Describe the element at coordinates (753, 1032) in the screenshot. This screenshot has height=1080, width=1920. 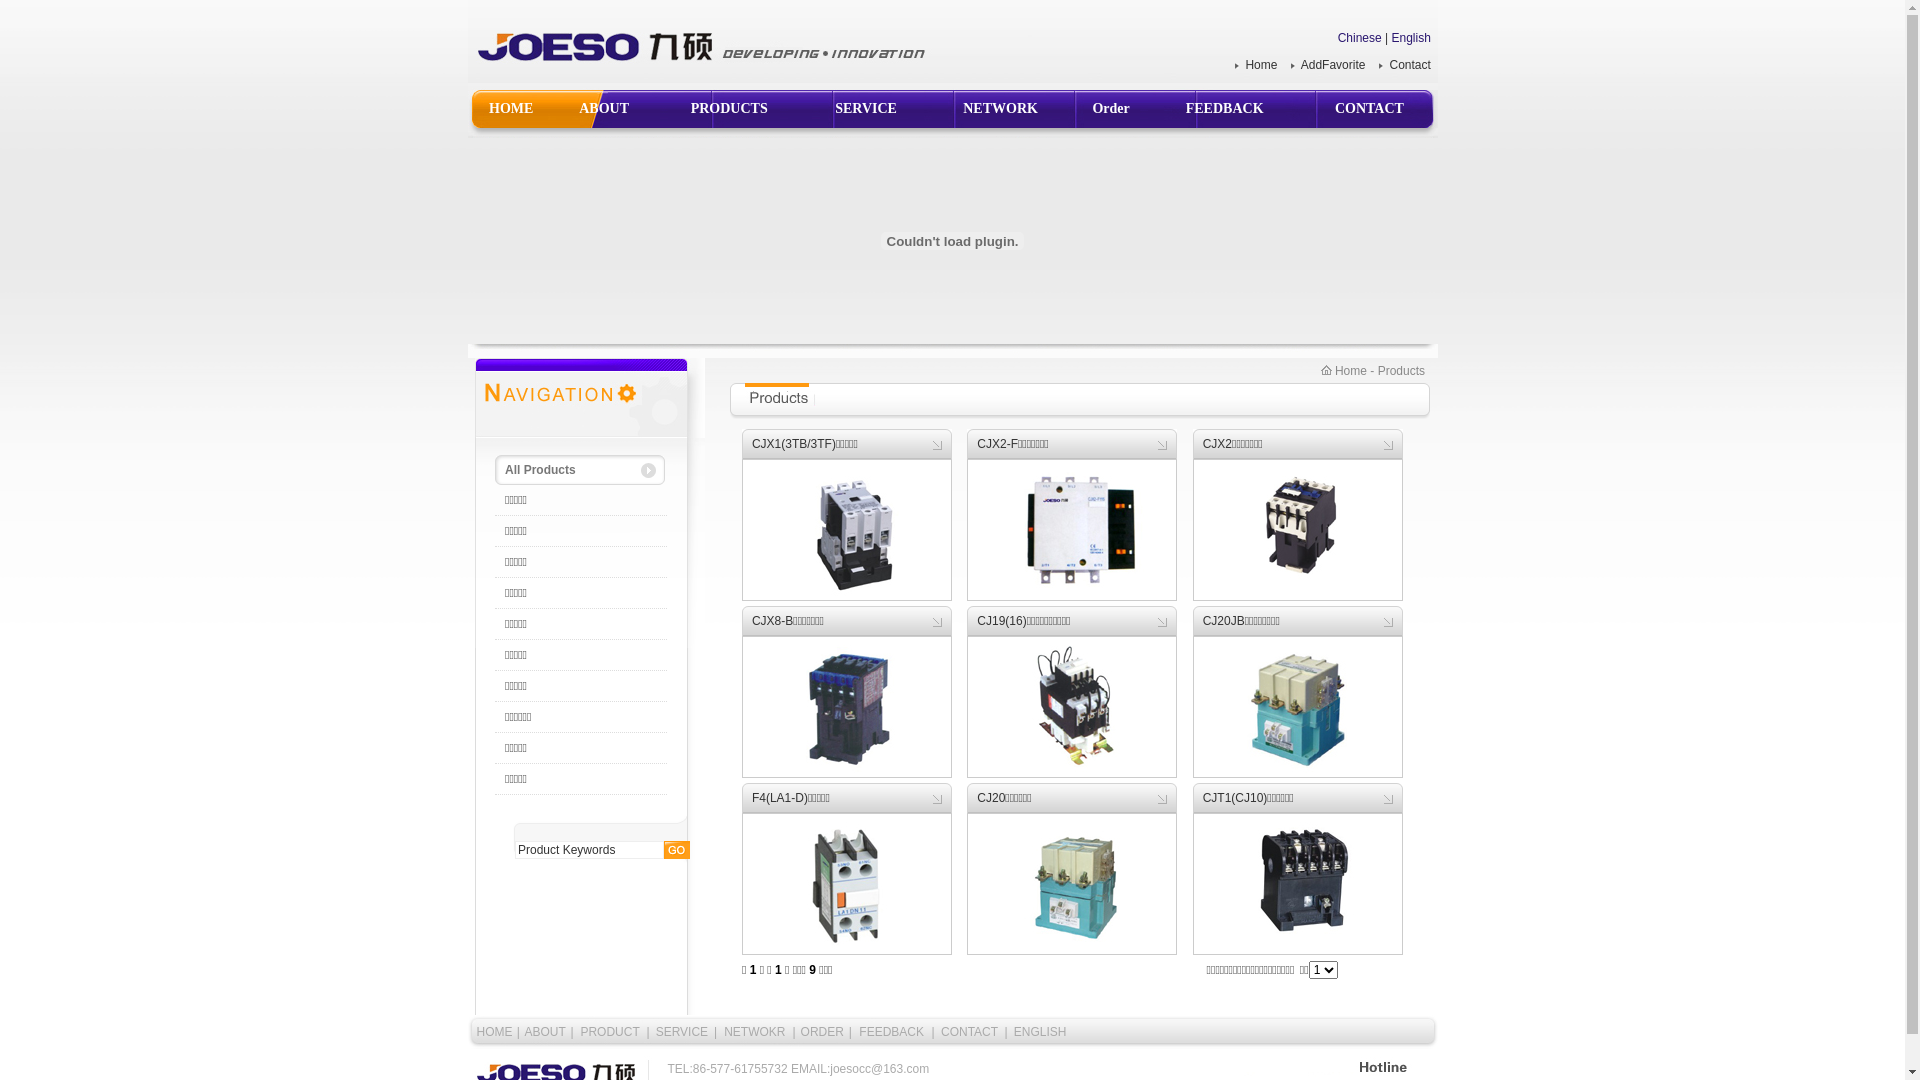
I see `'NETWOKR'` at that location.